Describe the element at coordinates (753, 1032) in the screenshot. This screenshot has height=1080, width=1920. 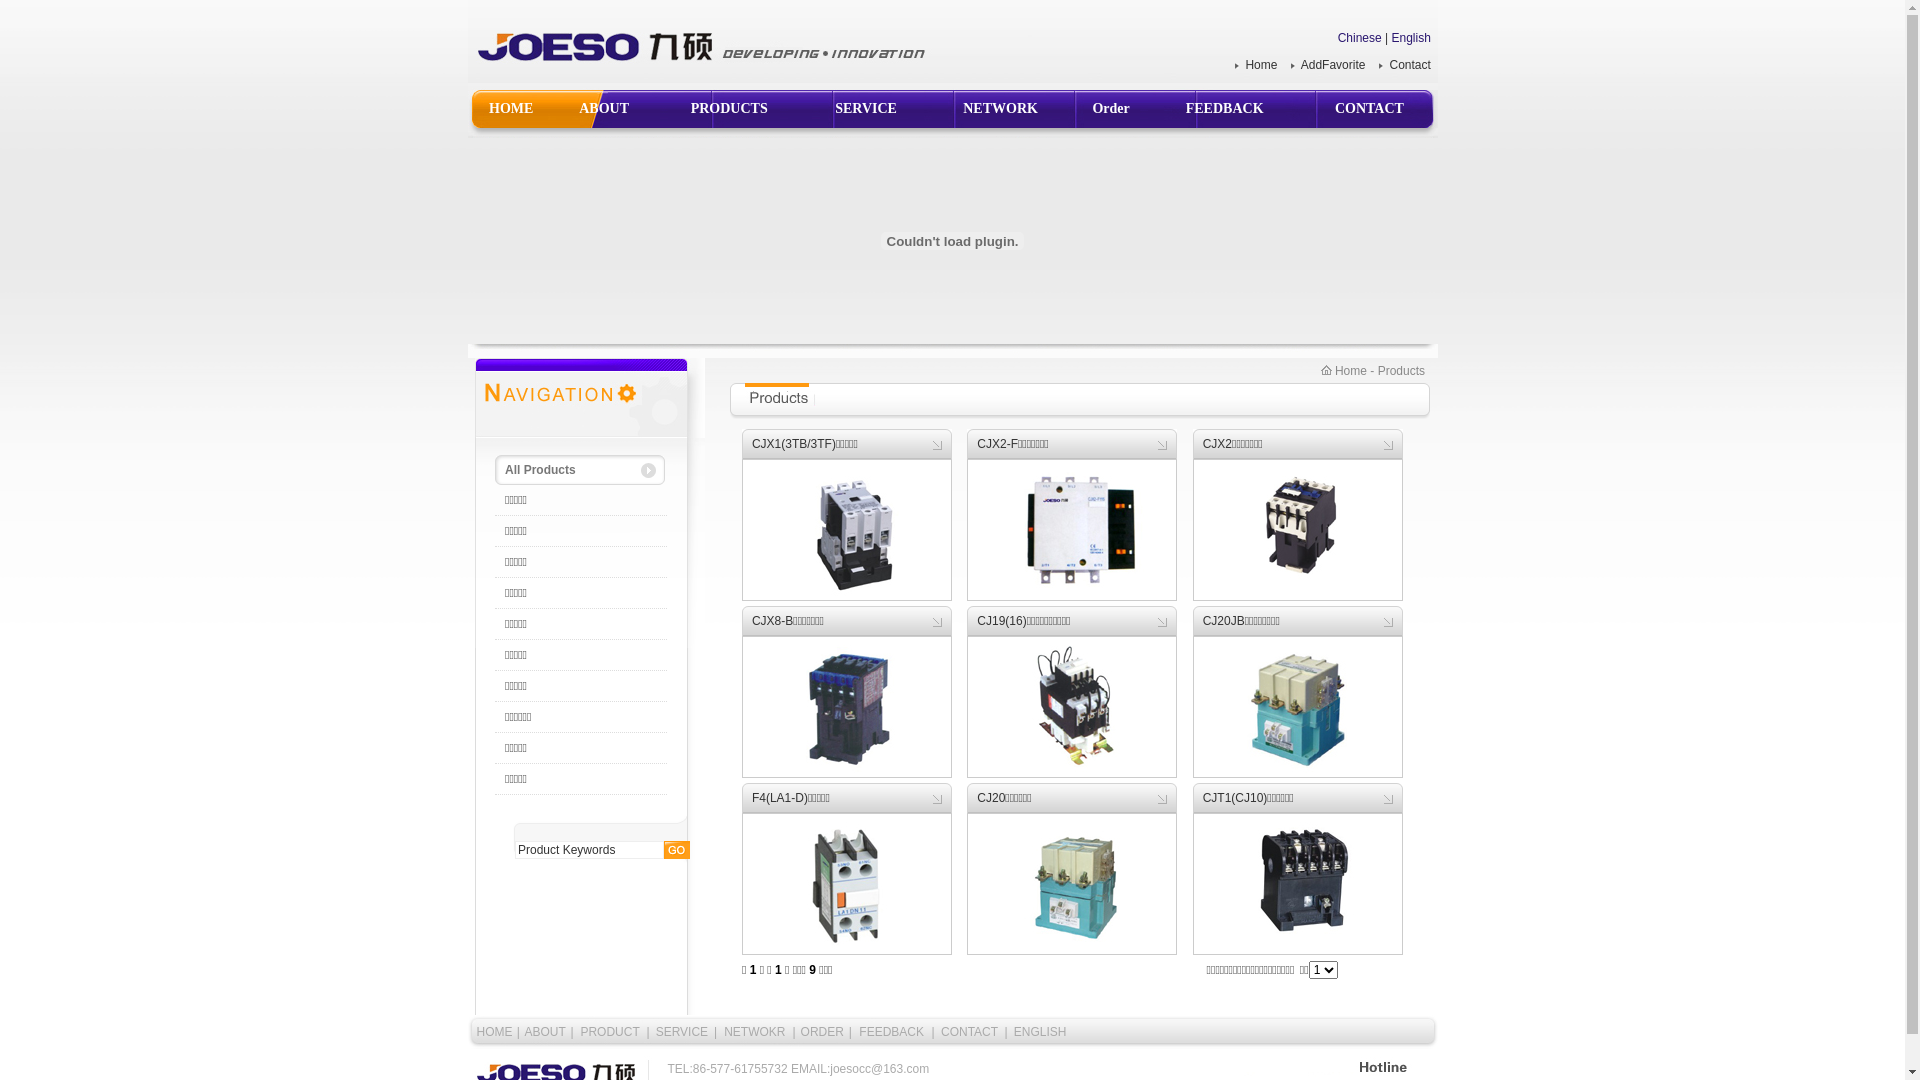
I see `'NETWOKR'` at that location.